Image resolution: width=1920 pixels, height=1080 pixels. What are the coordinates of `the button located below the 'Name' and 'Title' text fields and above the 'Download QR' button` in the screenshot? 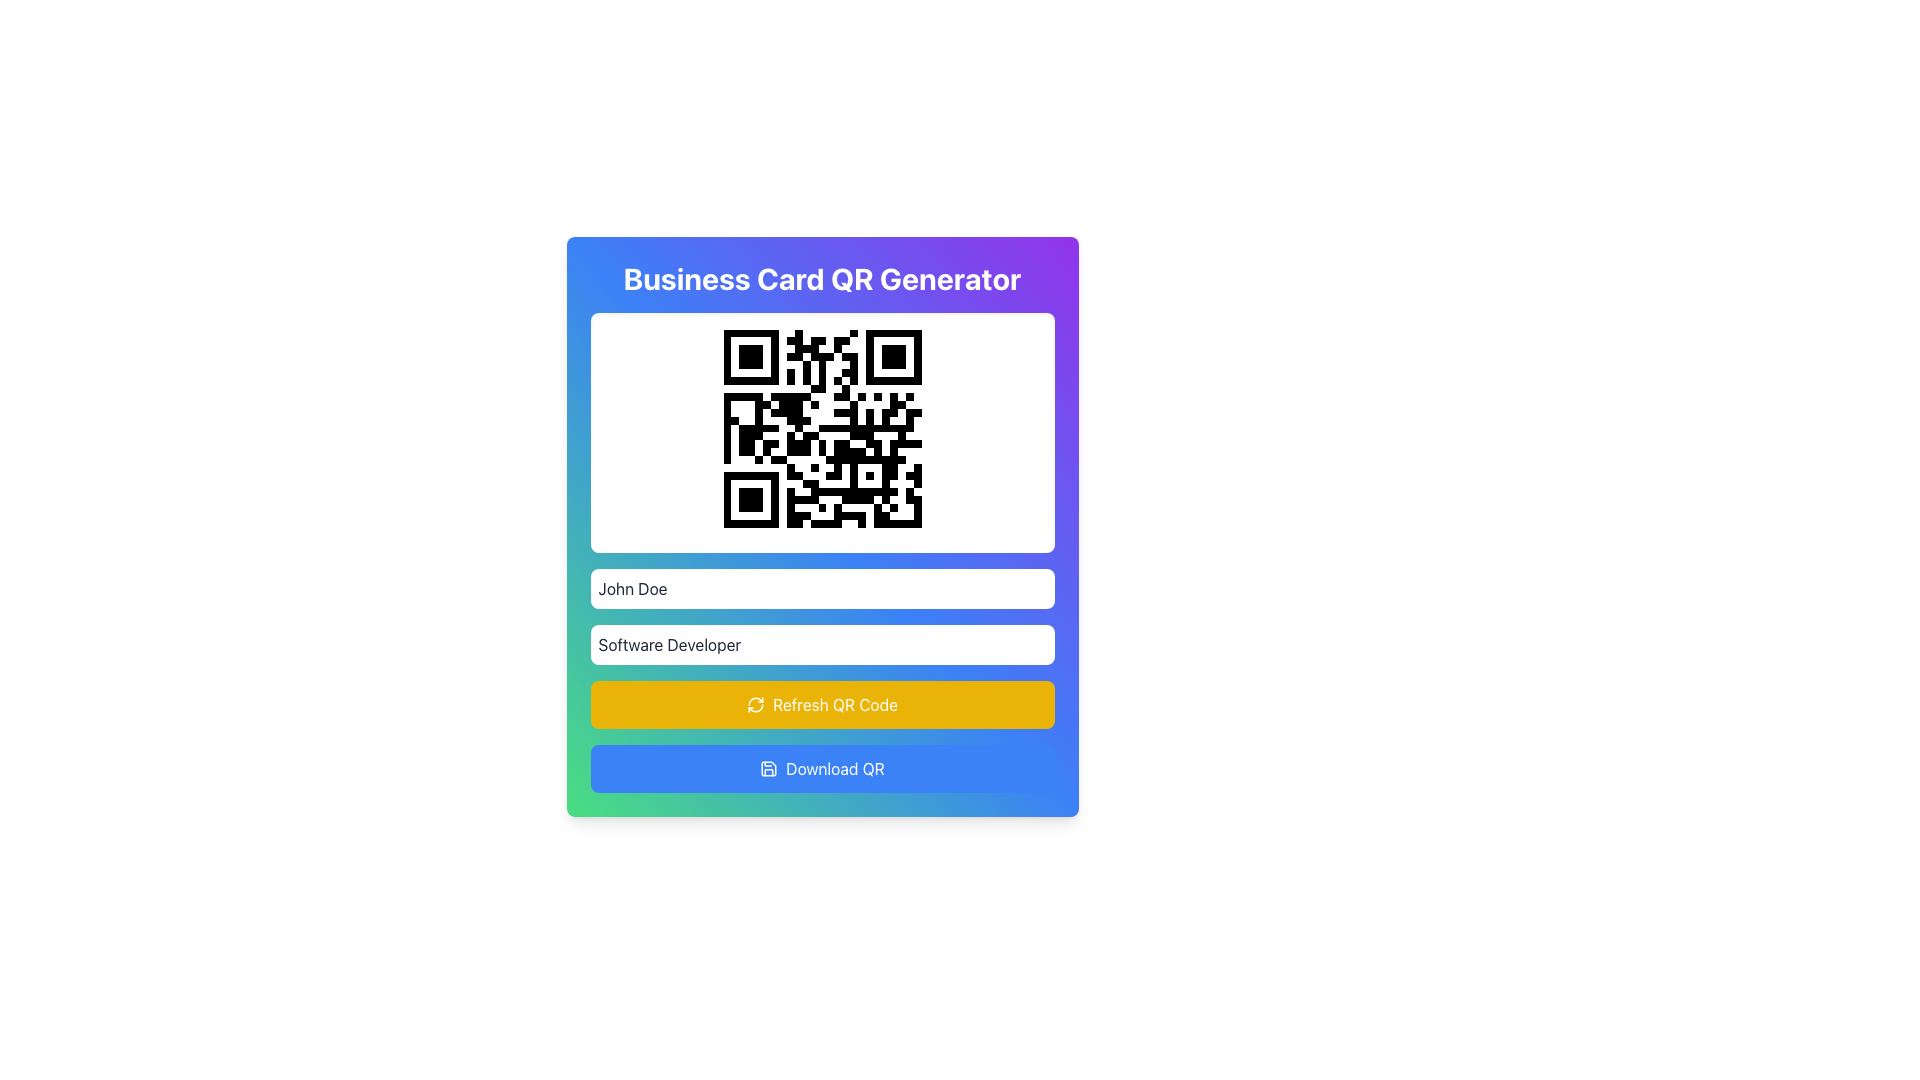 It's located at (822, 704).